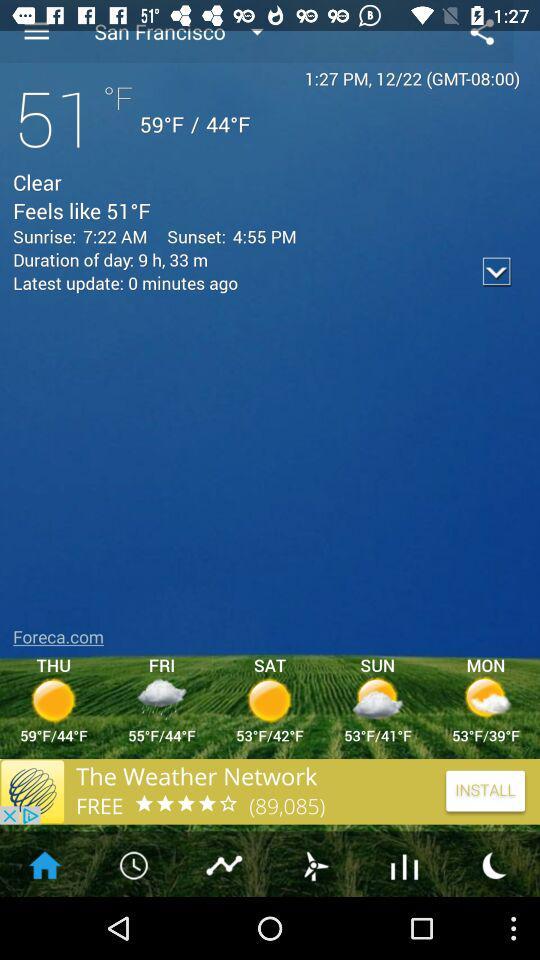 Image resolution: width=540 pixels, height=960 pixels. Describe the element at coordinates (135, 925) in the screenshot. I see `the time icon` at that location.